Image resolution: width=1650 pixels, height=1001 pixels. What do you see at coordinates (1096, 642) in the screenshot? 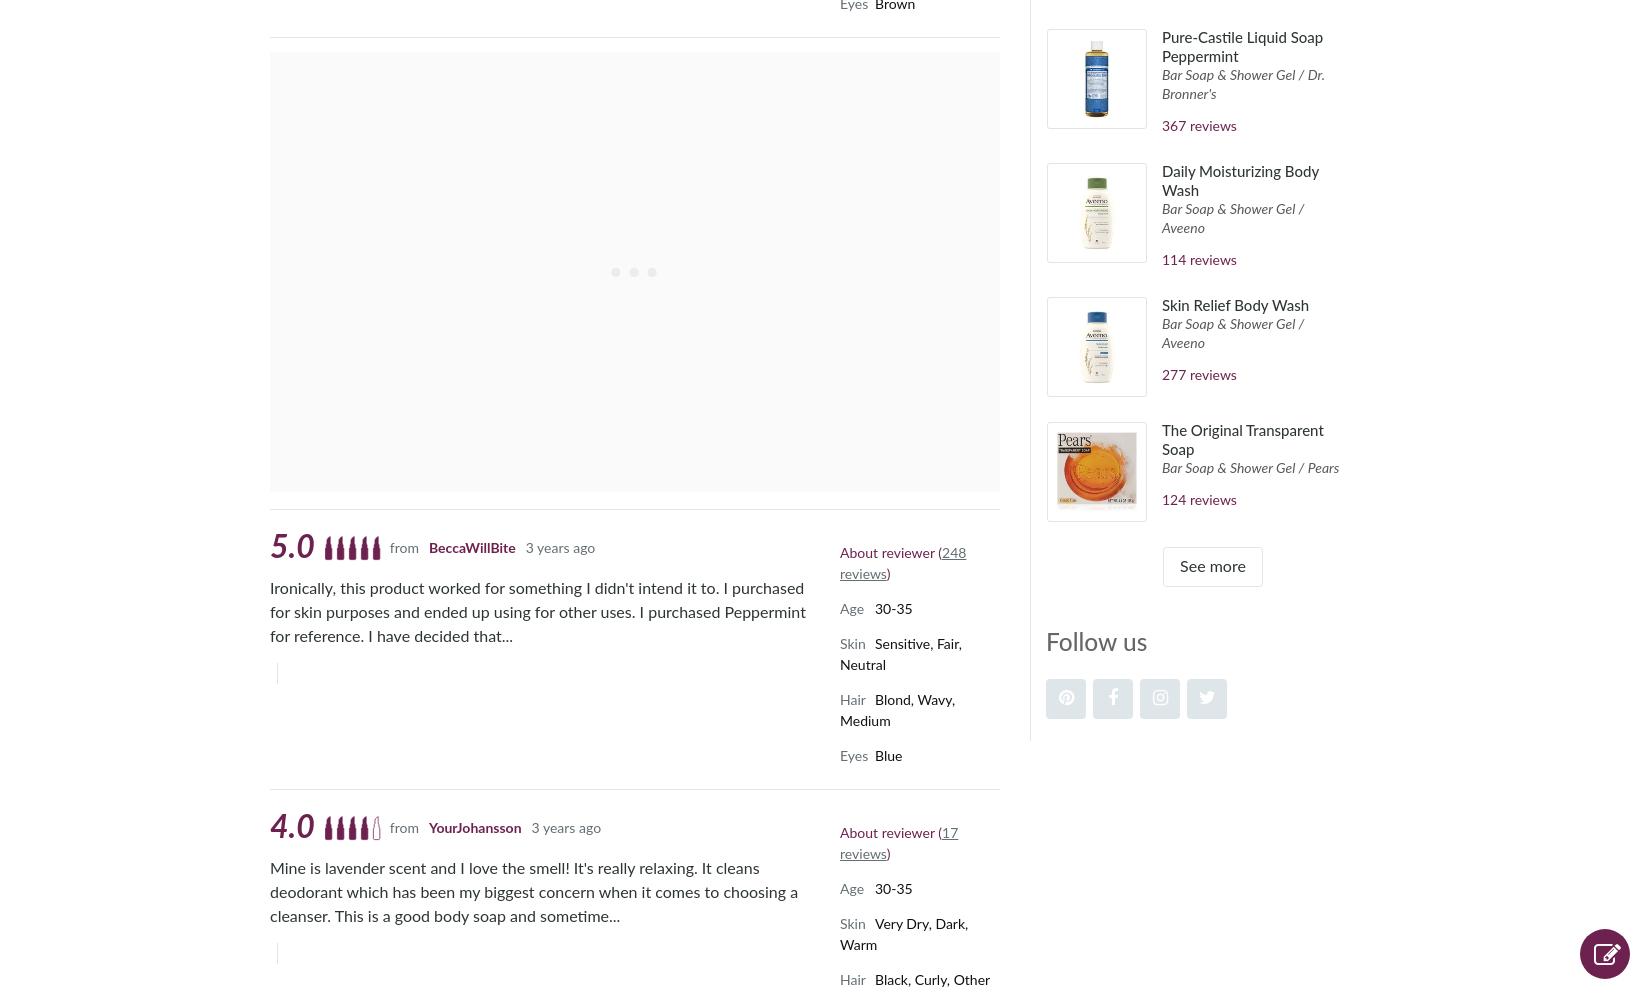
I see `'Follow us'` at bounding box center [1096, 642].